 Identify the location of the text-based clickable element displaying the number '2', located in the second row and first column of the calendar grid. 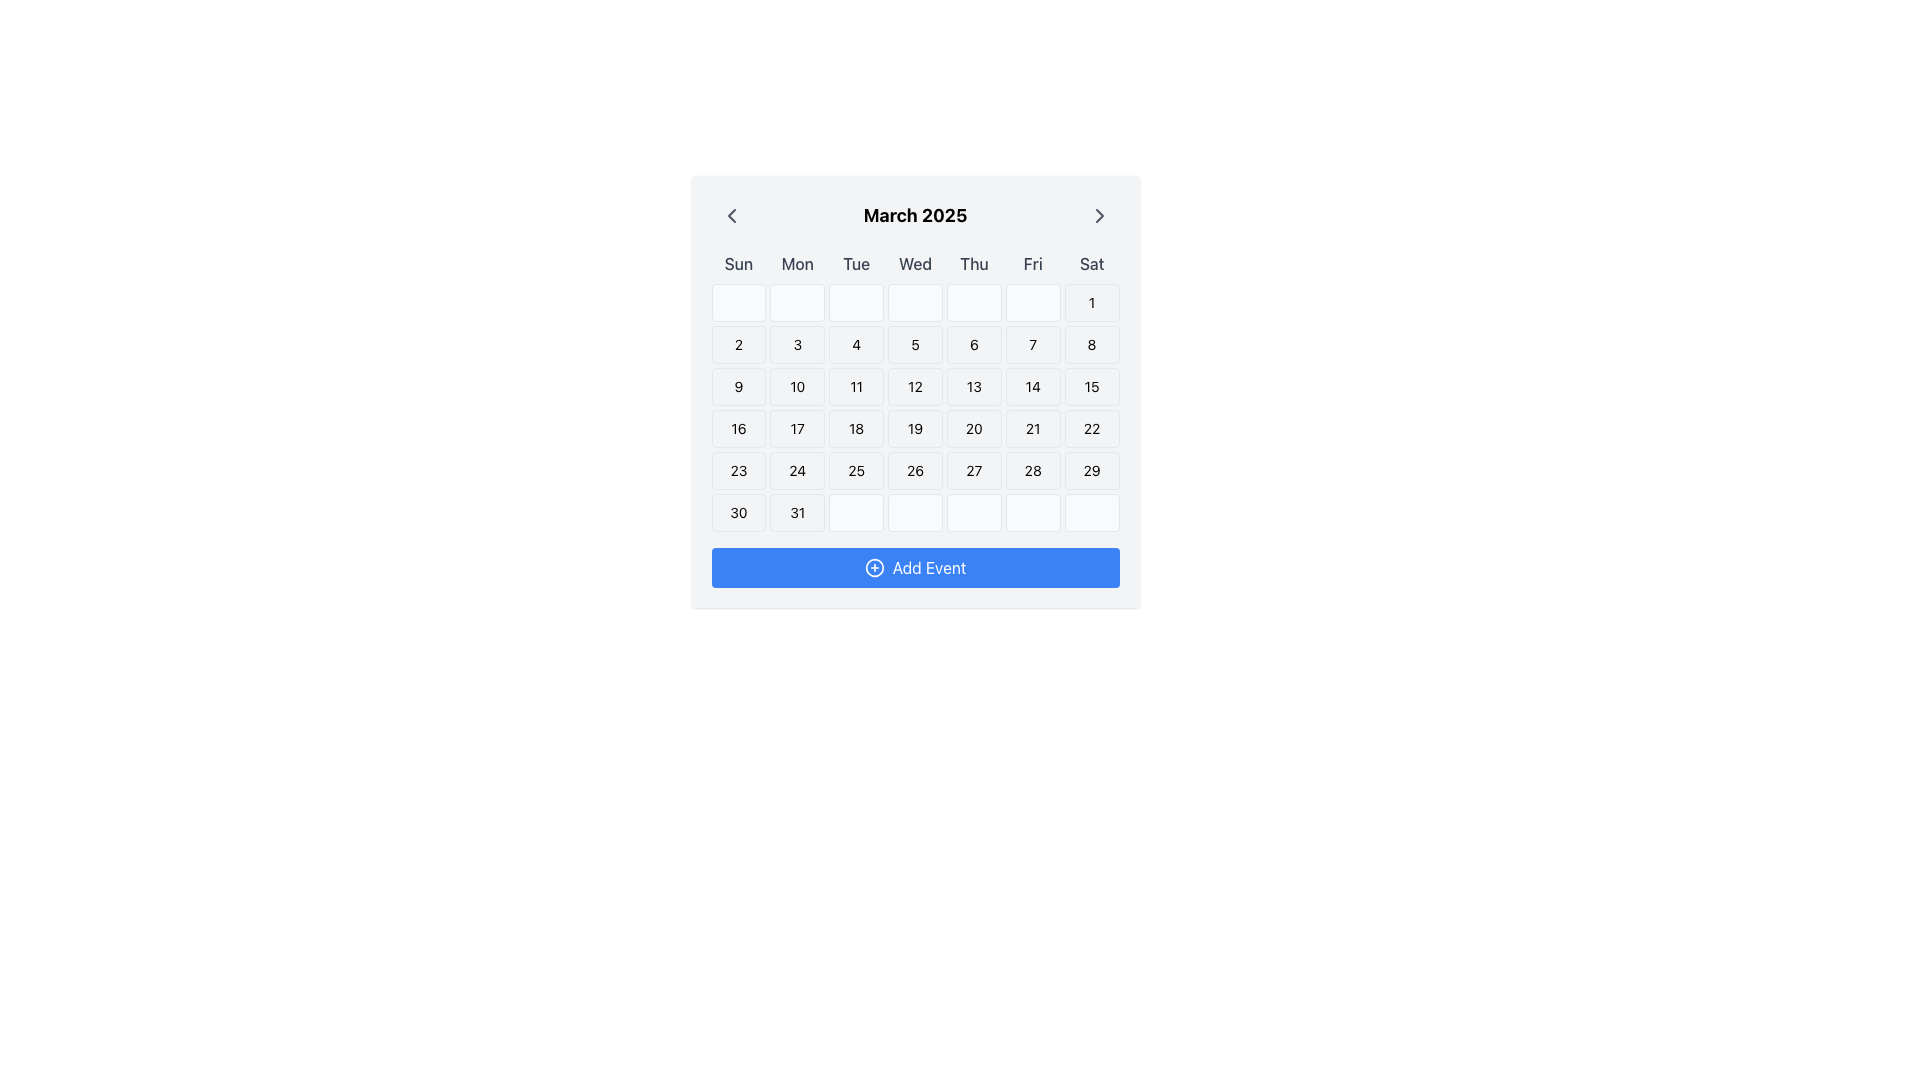
(738, 343).